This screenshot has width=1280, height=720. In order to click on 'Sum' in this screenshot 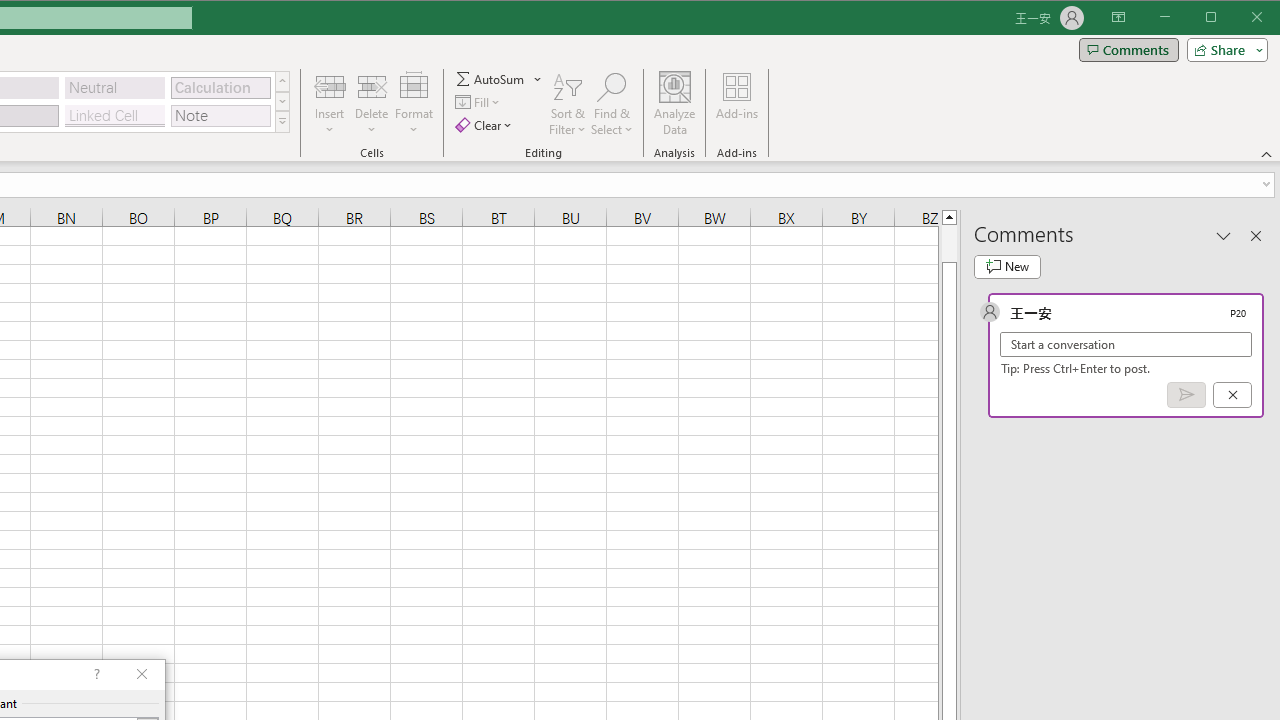, I will do `click(491, 78)`.